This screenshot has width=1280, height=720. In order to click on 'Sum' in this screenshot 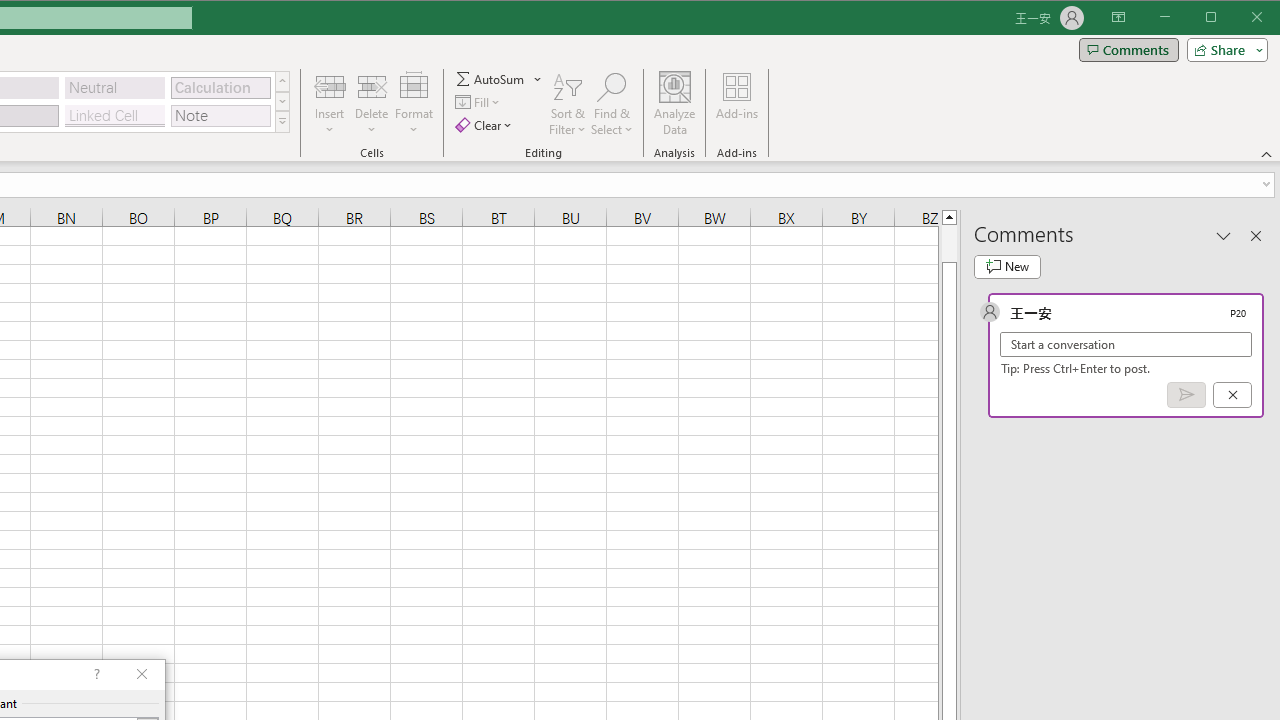, I will do `click(491, 78)`.